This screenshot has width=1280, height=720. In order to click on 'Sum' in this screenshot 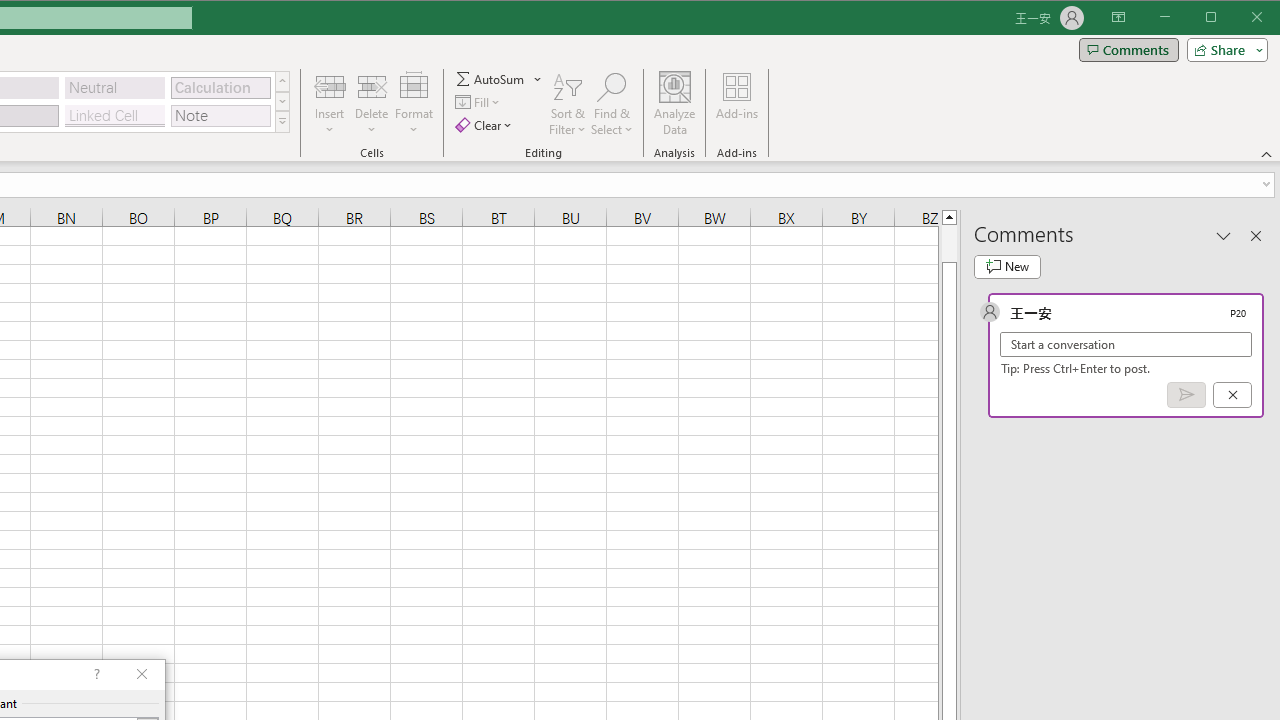, I will do `click(491, 78)`.